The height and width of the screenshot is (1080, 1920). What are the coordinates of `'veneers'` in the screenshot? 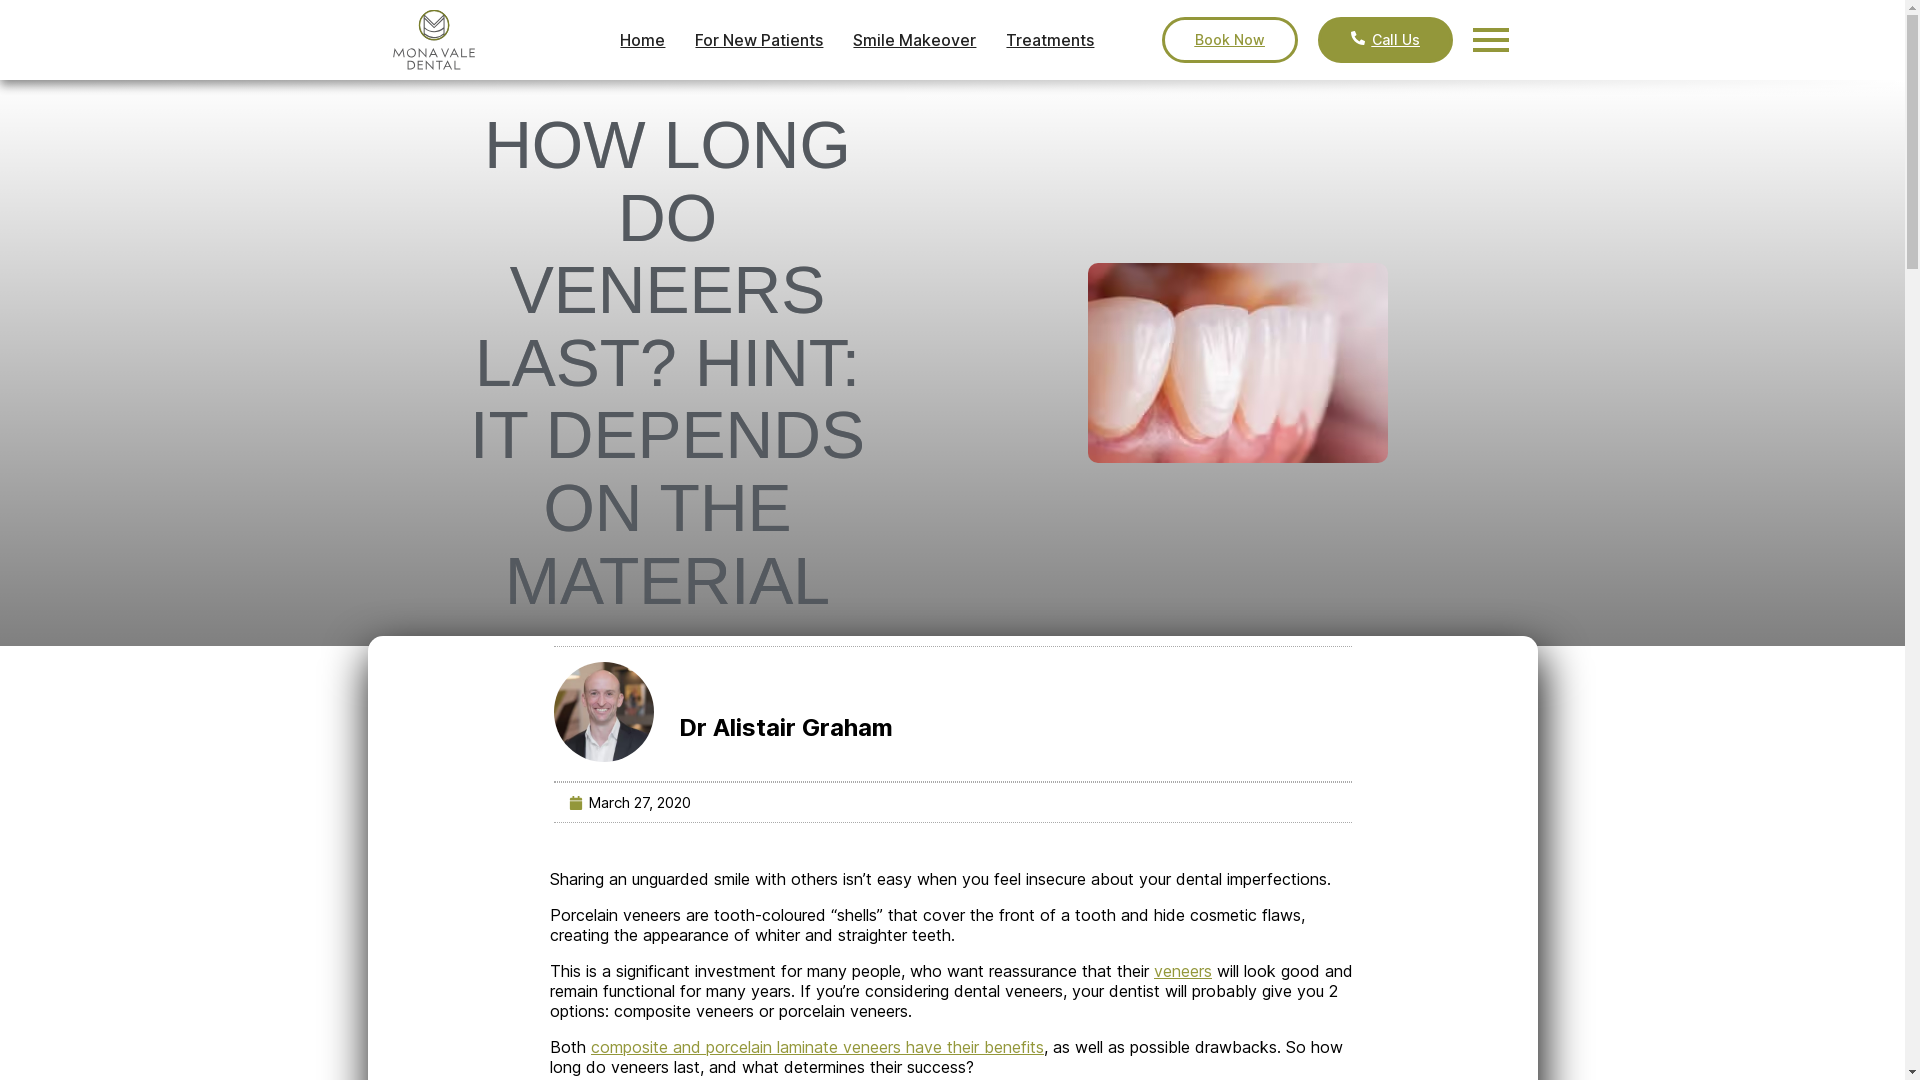 It's located at (1182, 970).